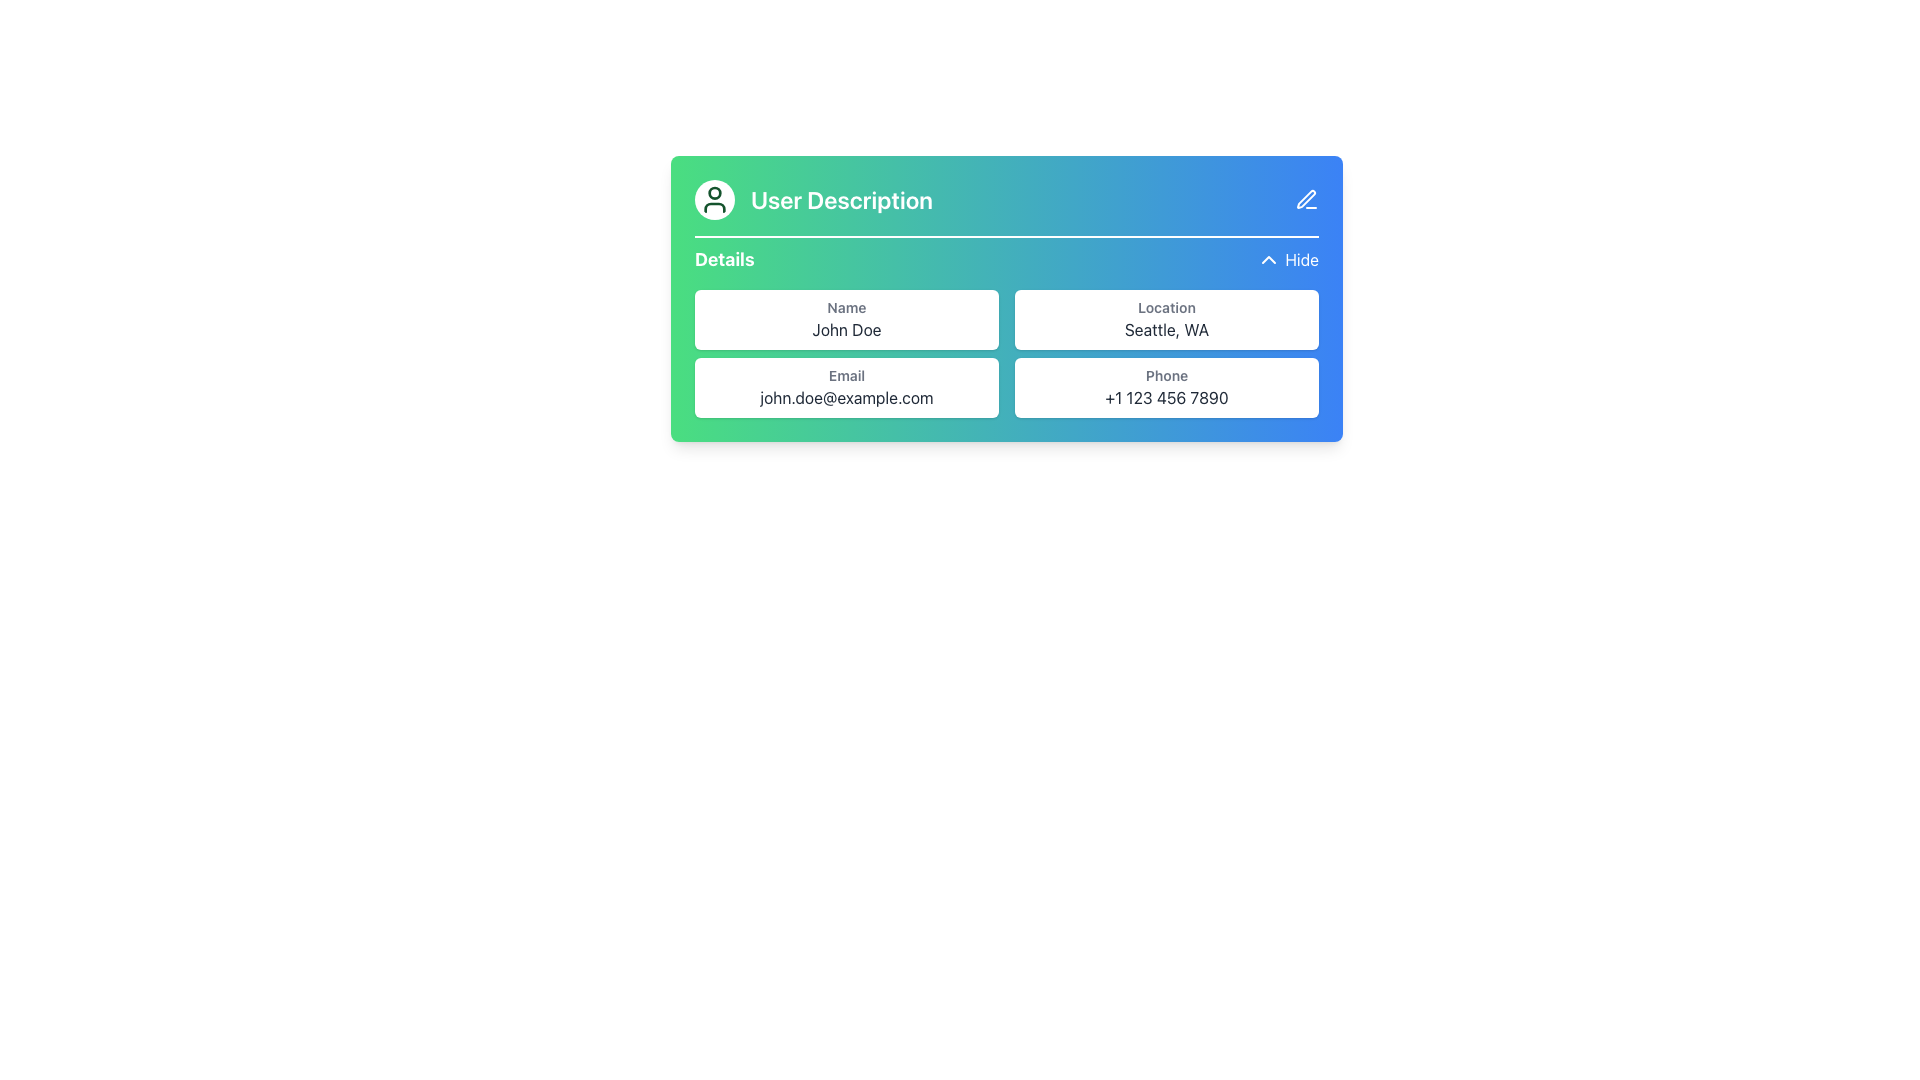 Image resolution: width=1920 pixels, height=1080 pixels. What do you see at coordinates (846, 319) in the screenshot?
I see `the 'Name' text display card, which is a white rectangular card with rounded corners, showing 'Name' in gray font and 'John Doe' in bold dark font, located in the upper left quadrant of the details section` at bounding box center [846, 319].